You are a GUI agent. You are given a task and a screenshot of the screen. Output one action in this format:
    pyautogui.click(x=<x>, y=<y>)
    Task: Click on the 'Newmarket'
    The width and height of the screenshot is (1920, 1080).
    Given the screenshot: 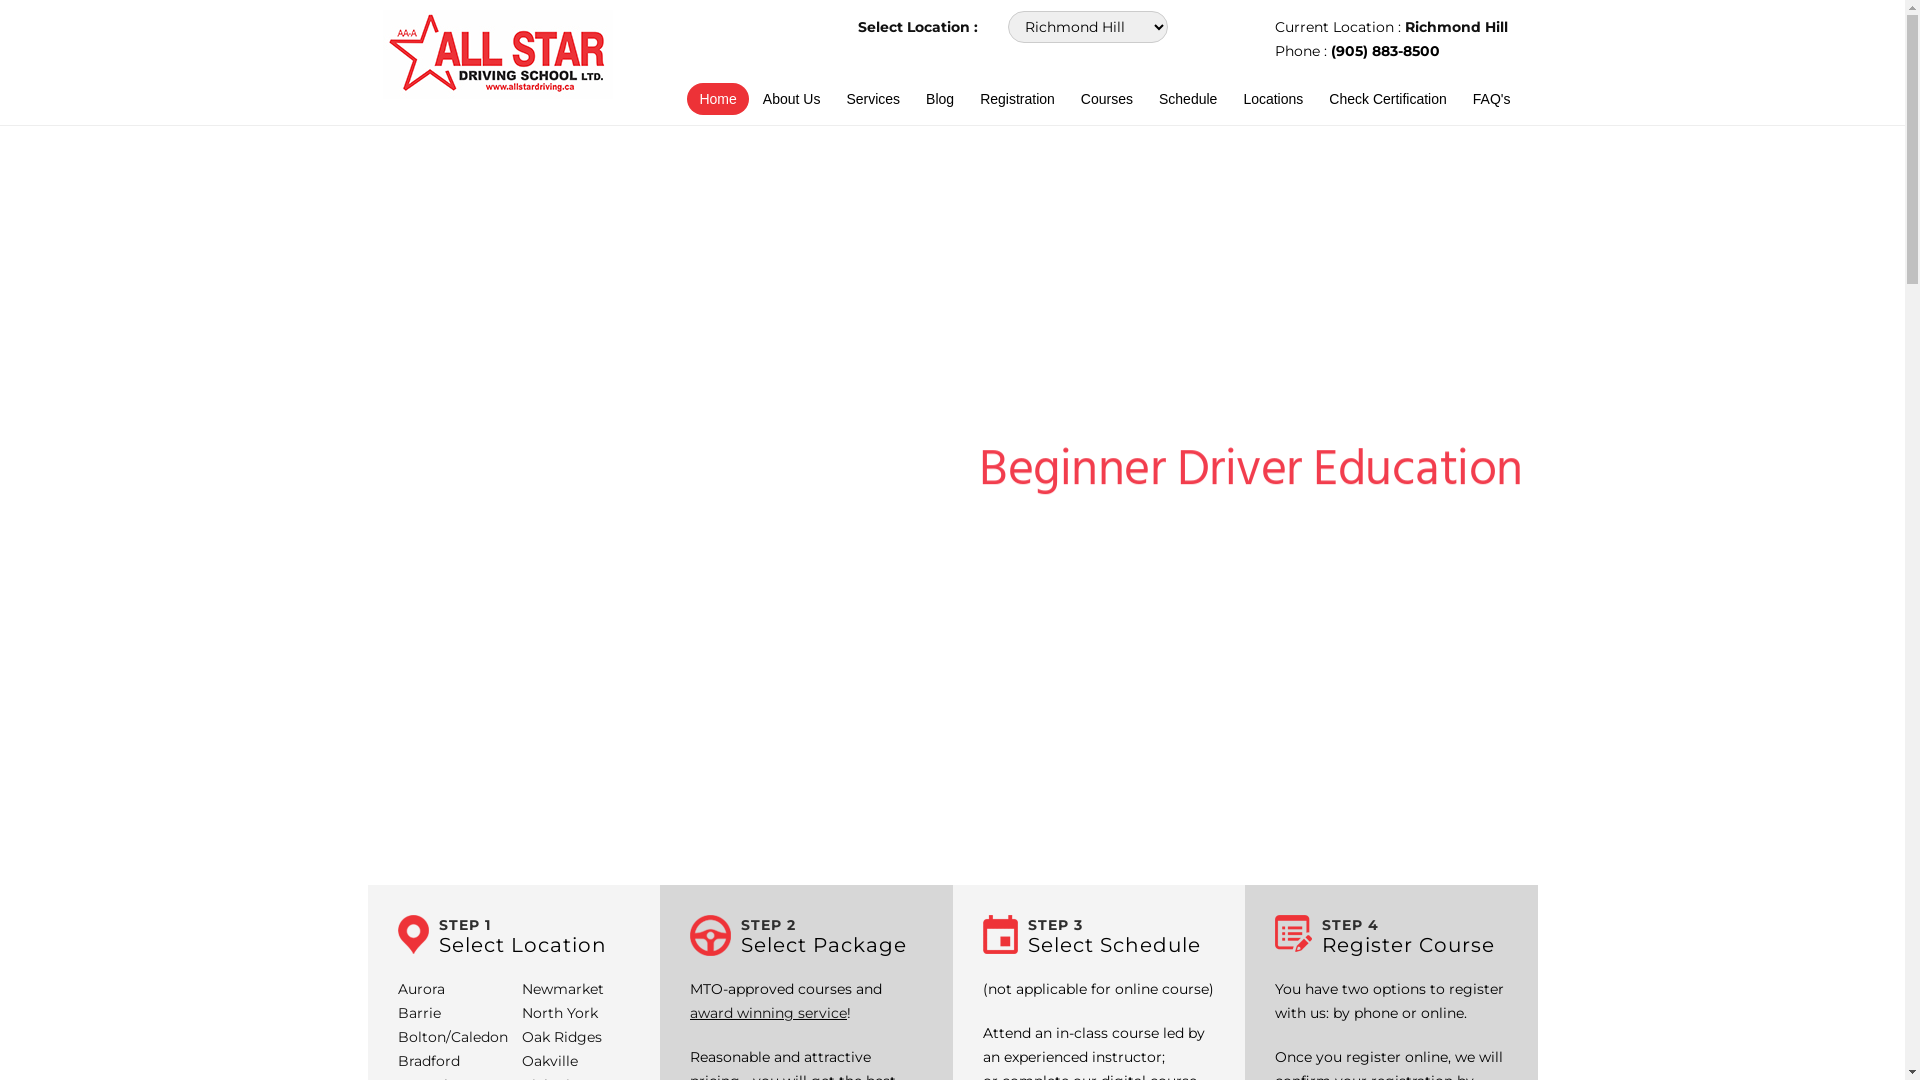 What is the action you would take?
    pyautogui.click(x=561, y=987)
    